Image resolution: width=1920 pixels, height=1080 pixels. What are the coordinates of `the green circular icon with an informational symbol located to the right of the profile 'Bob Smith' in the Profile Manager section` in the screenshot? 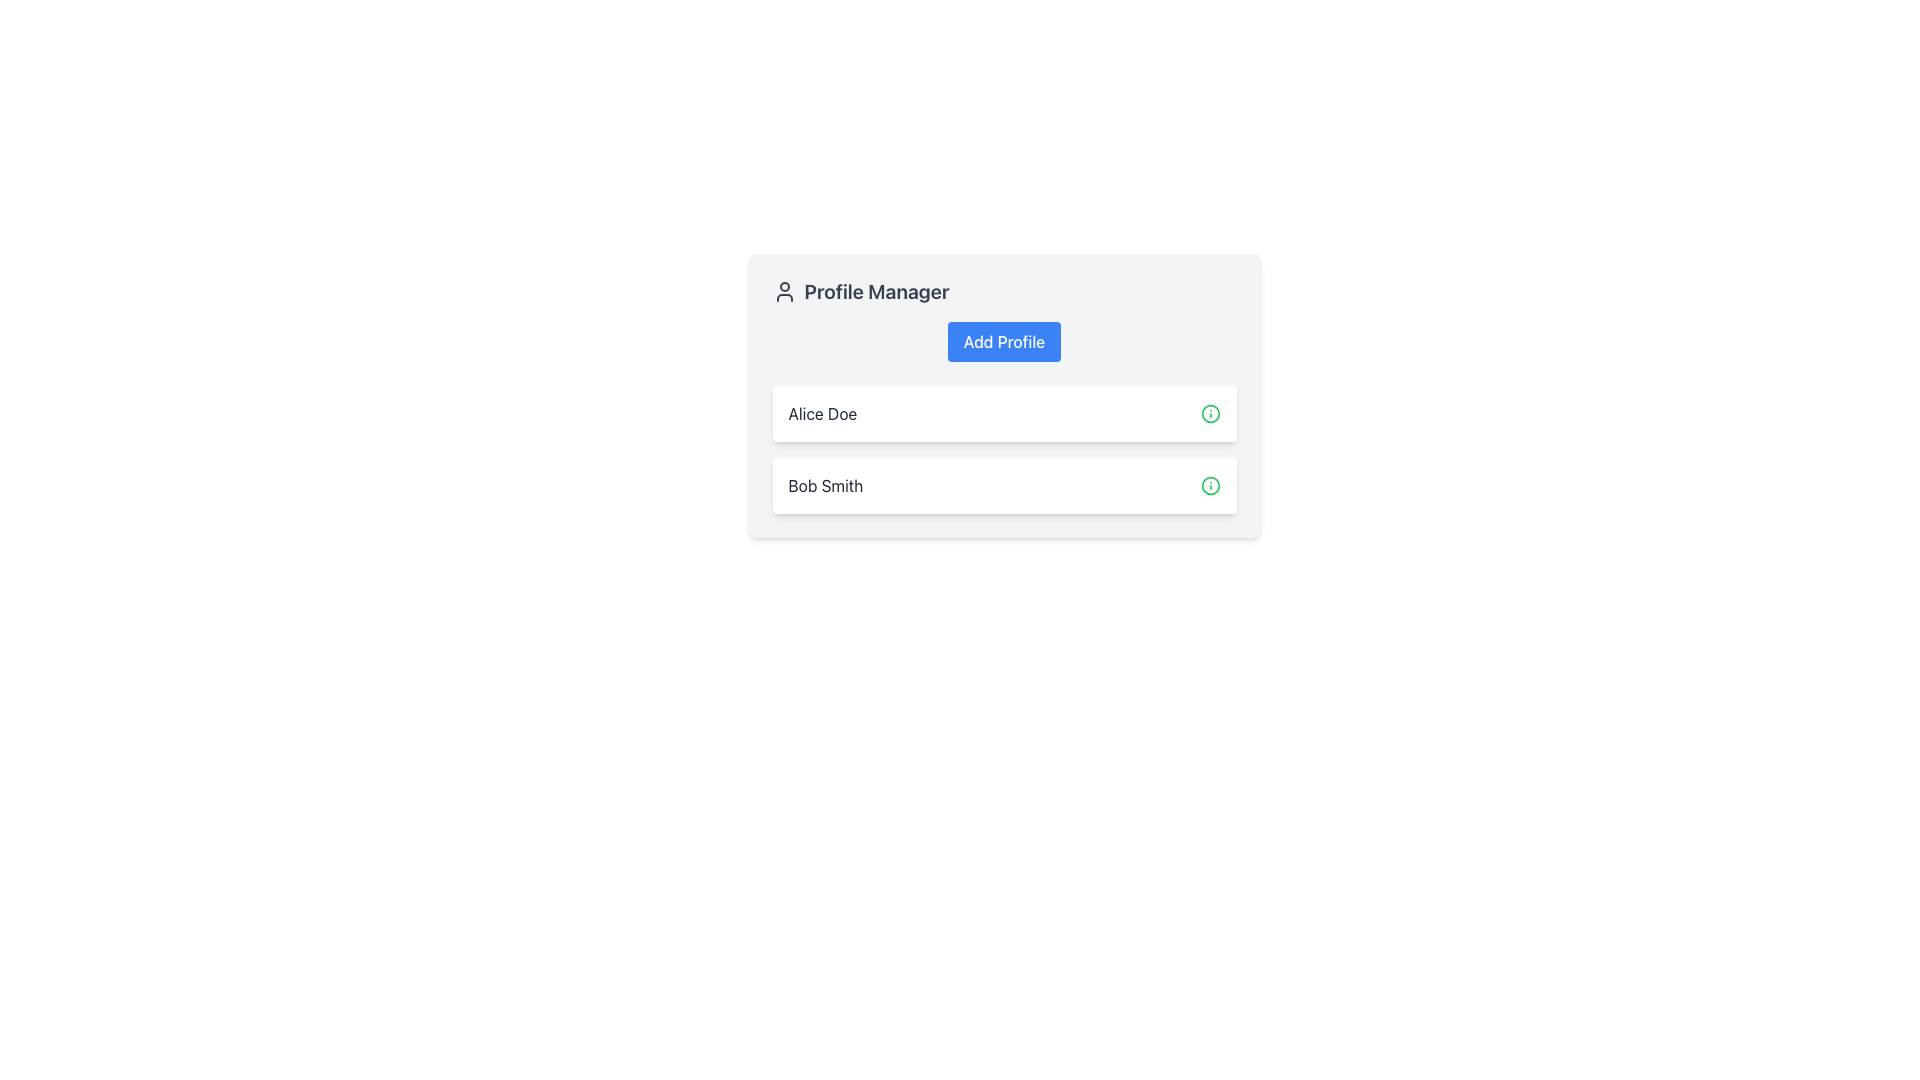 It's located at (1209, 486).